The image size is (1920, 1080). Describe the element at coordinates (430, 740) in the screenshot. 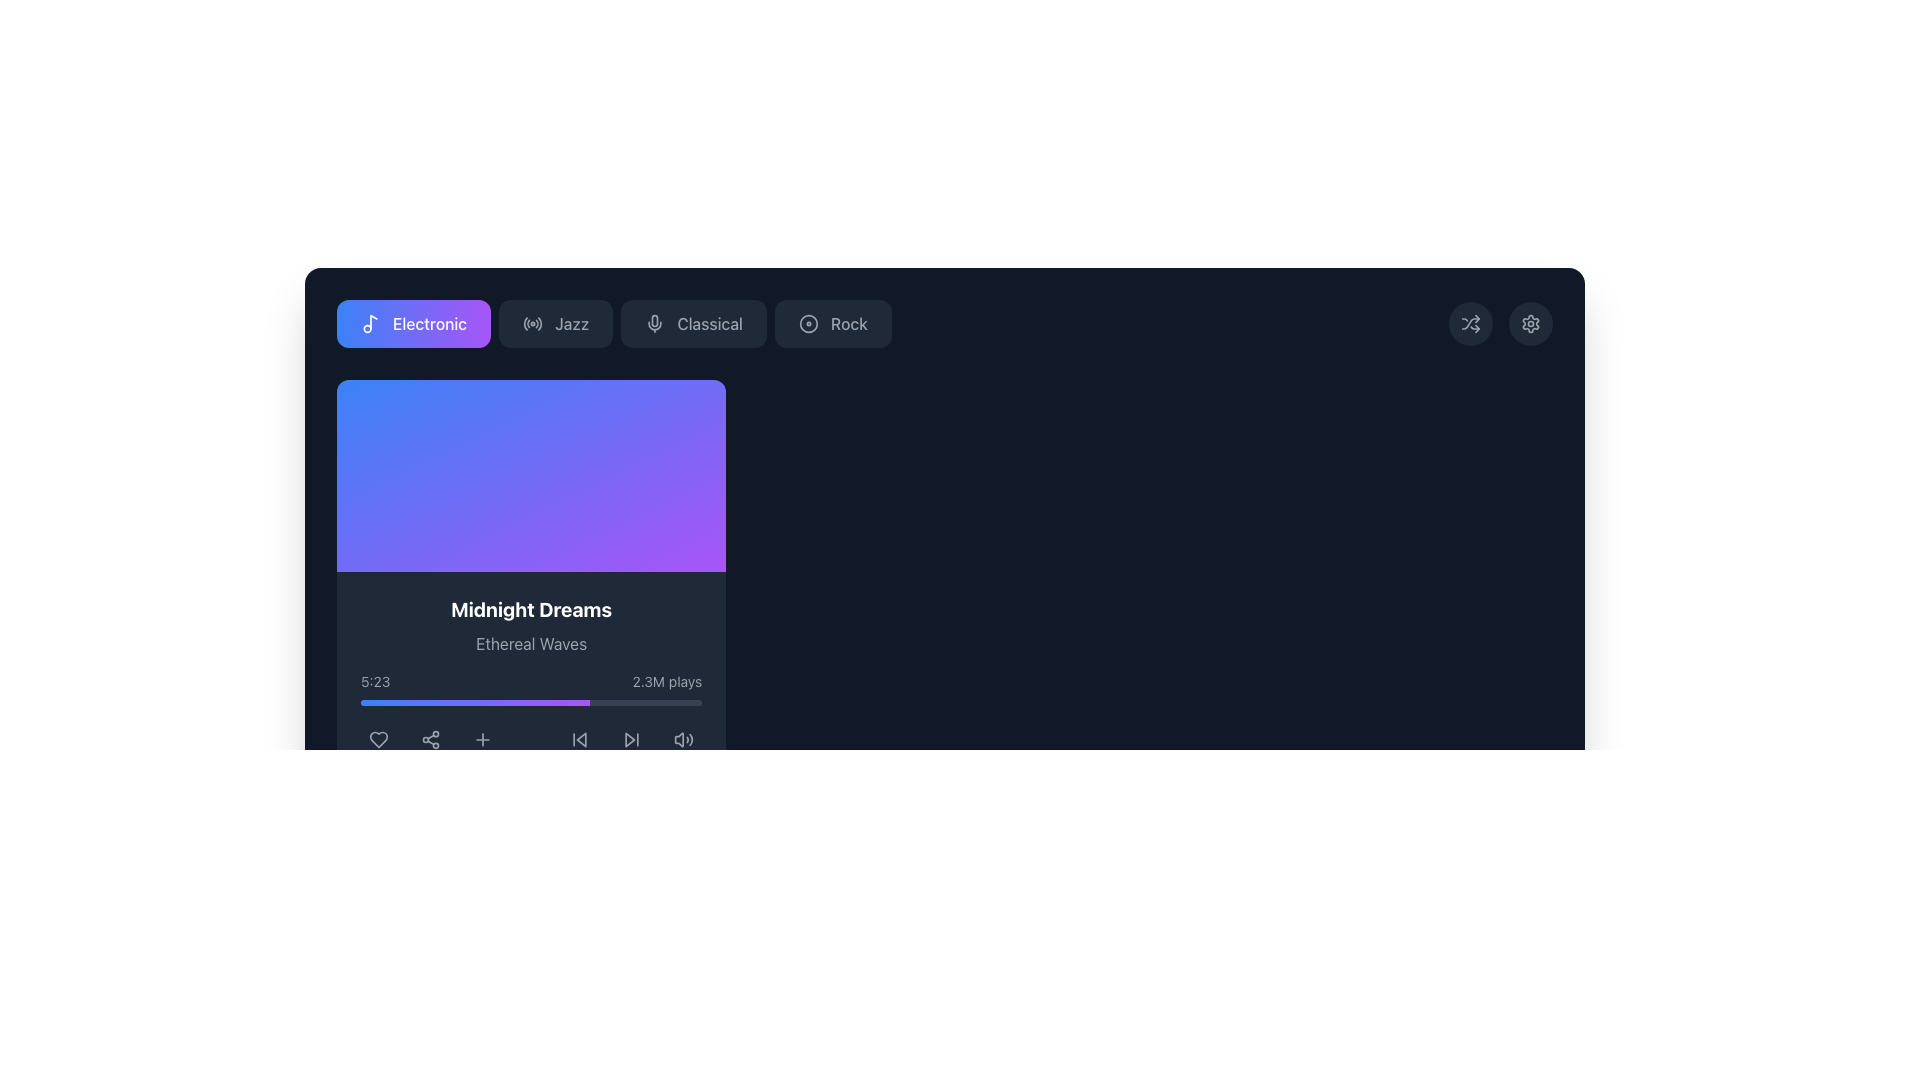

I see `the sharing button, which is a small icon resembling a sharing network diagram with three connected dots, located between the 'like' heart icon and a '+' icon` at that location.